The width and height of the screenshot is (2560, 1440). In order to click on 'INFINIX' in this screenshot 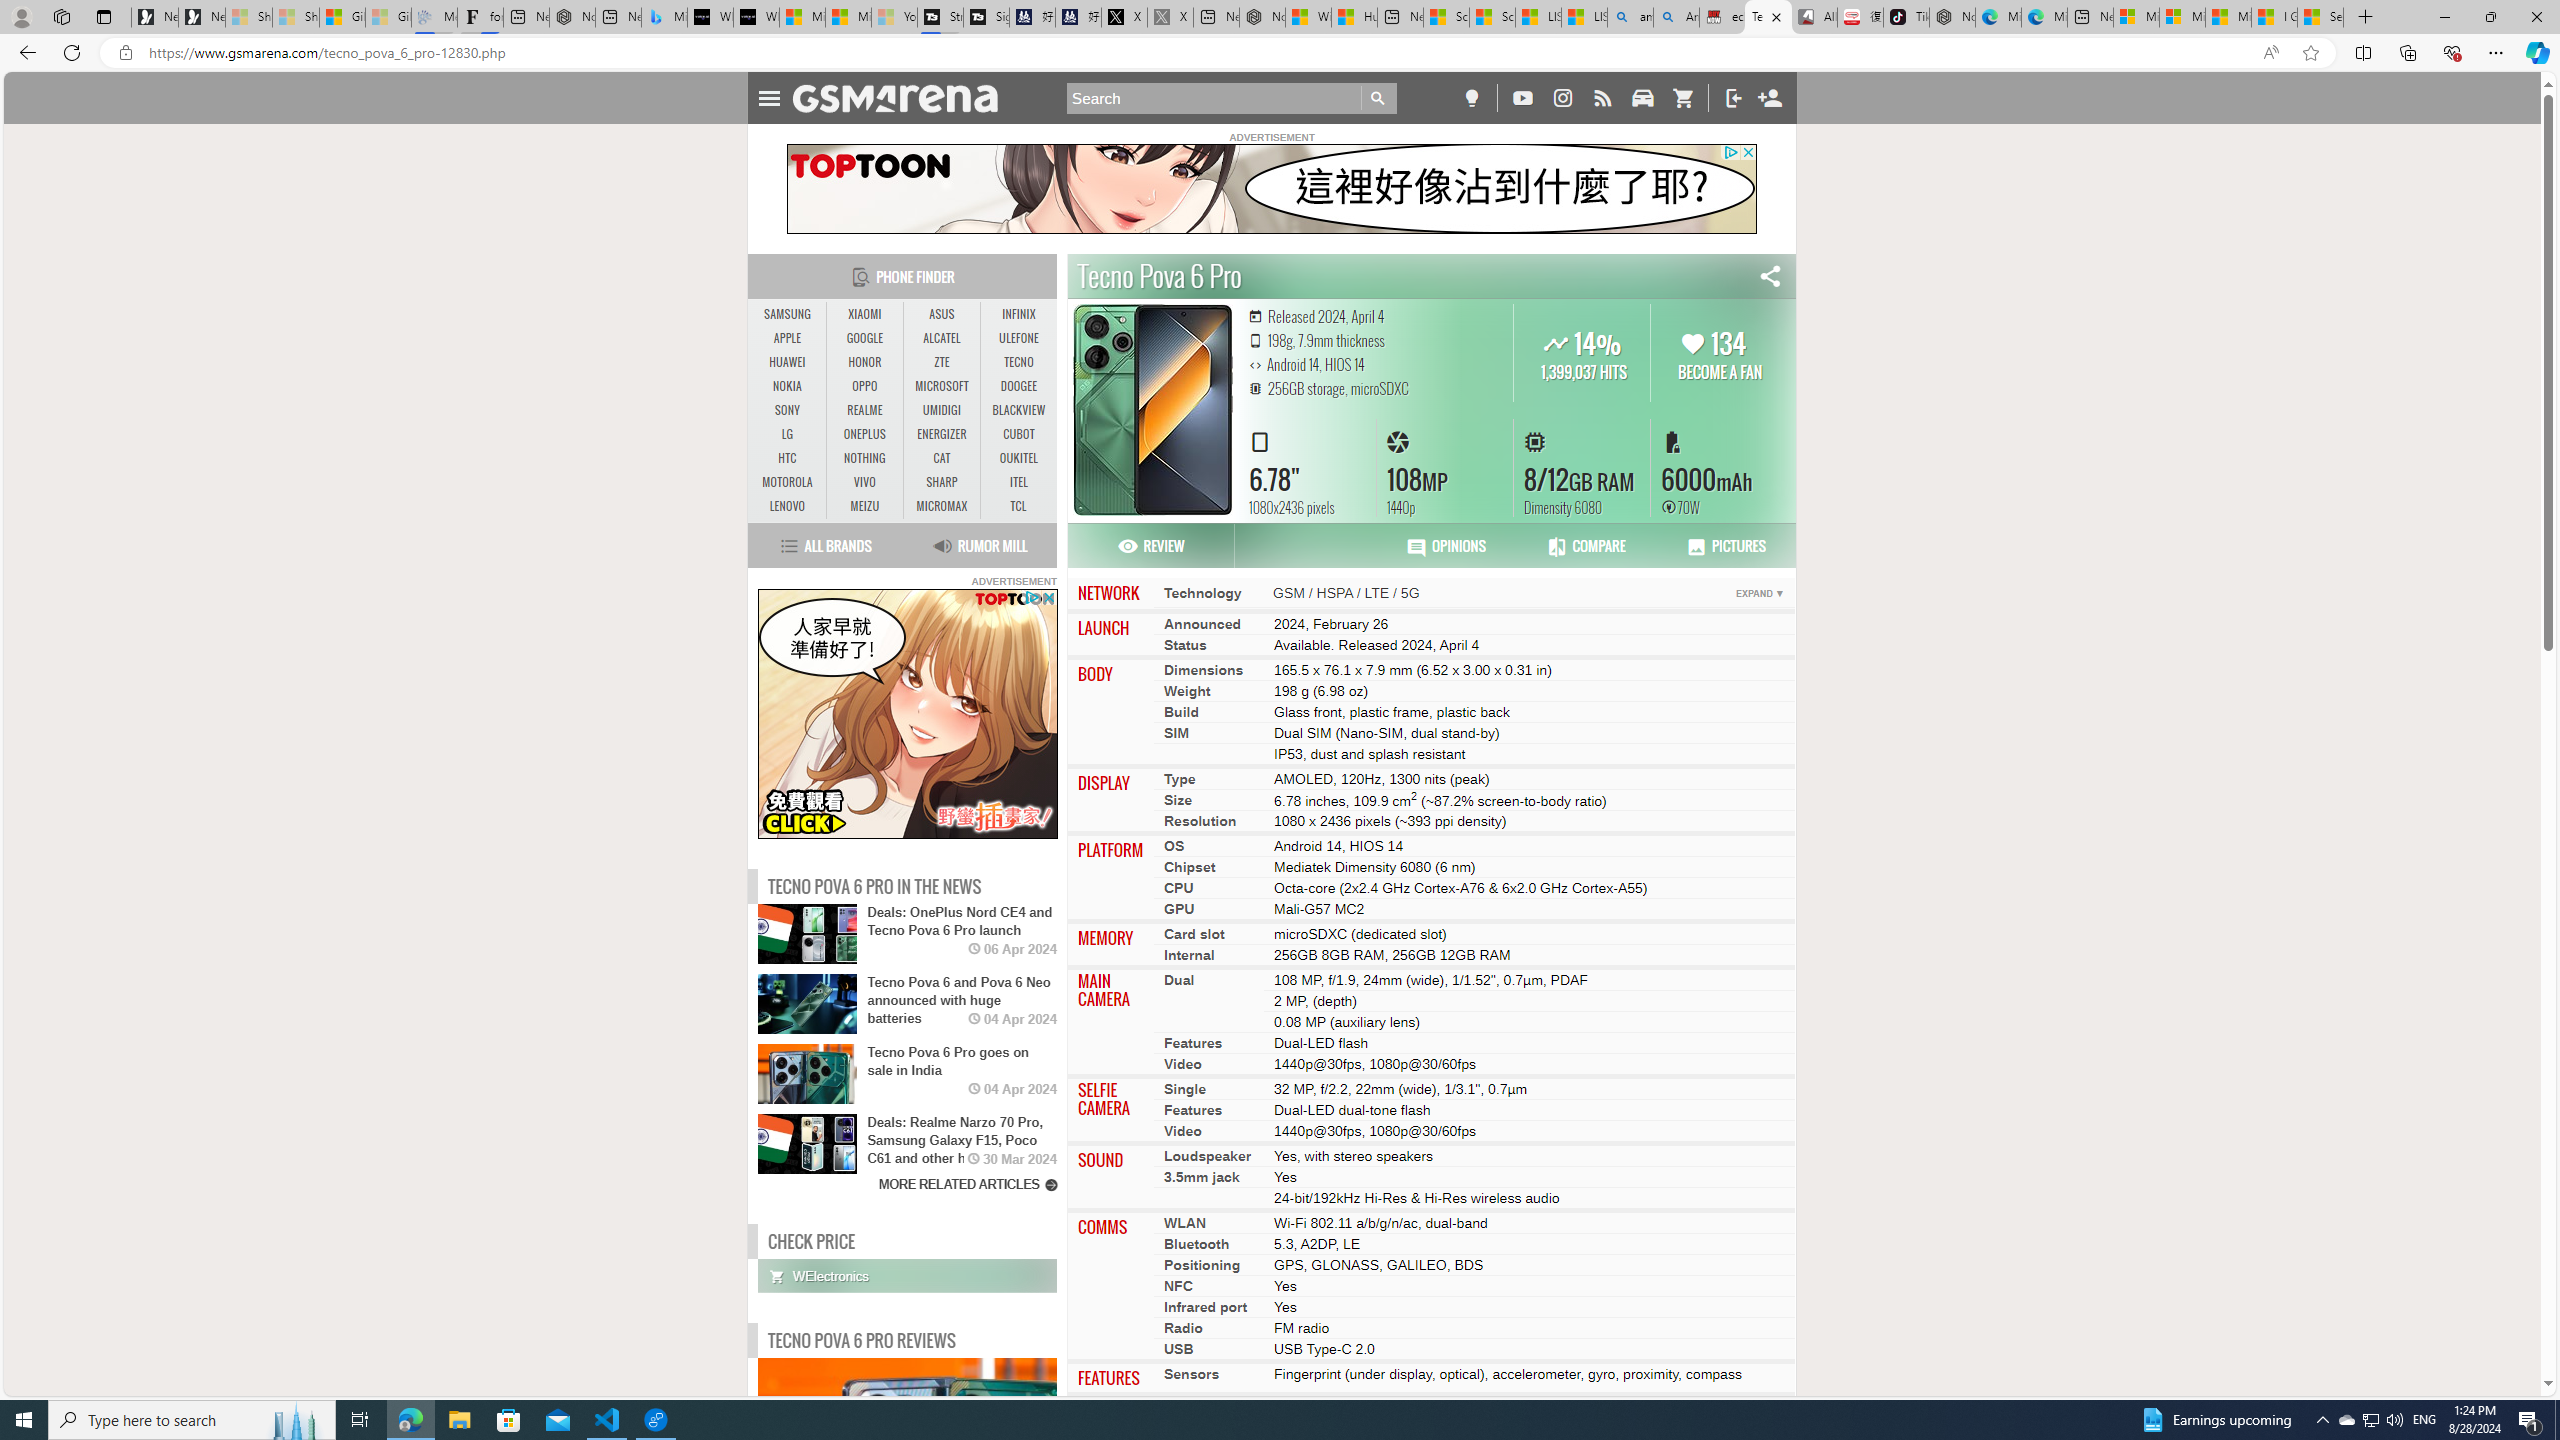, I will do `click(1018, 314)`.